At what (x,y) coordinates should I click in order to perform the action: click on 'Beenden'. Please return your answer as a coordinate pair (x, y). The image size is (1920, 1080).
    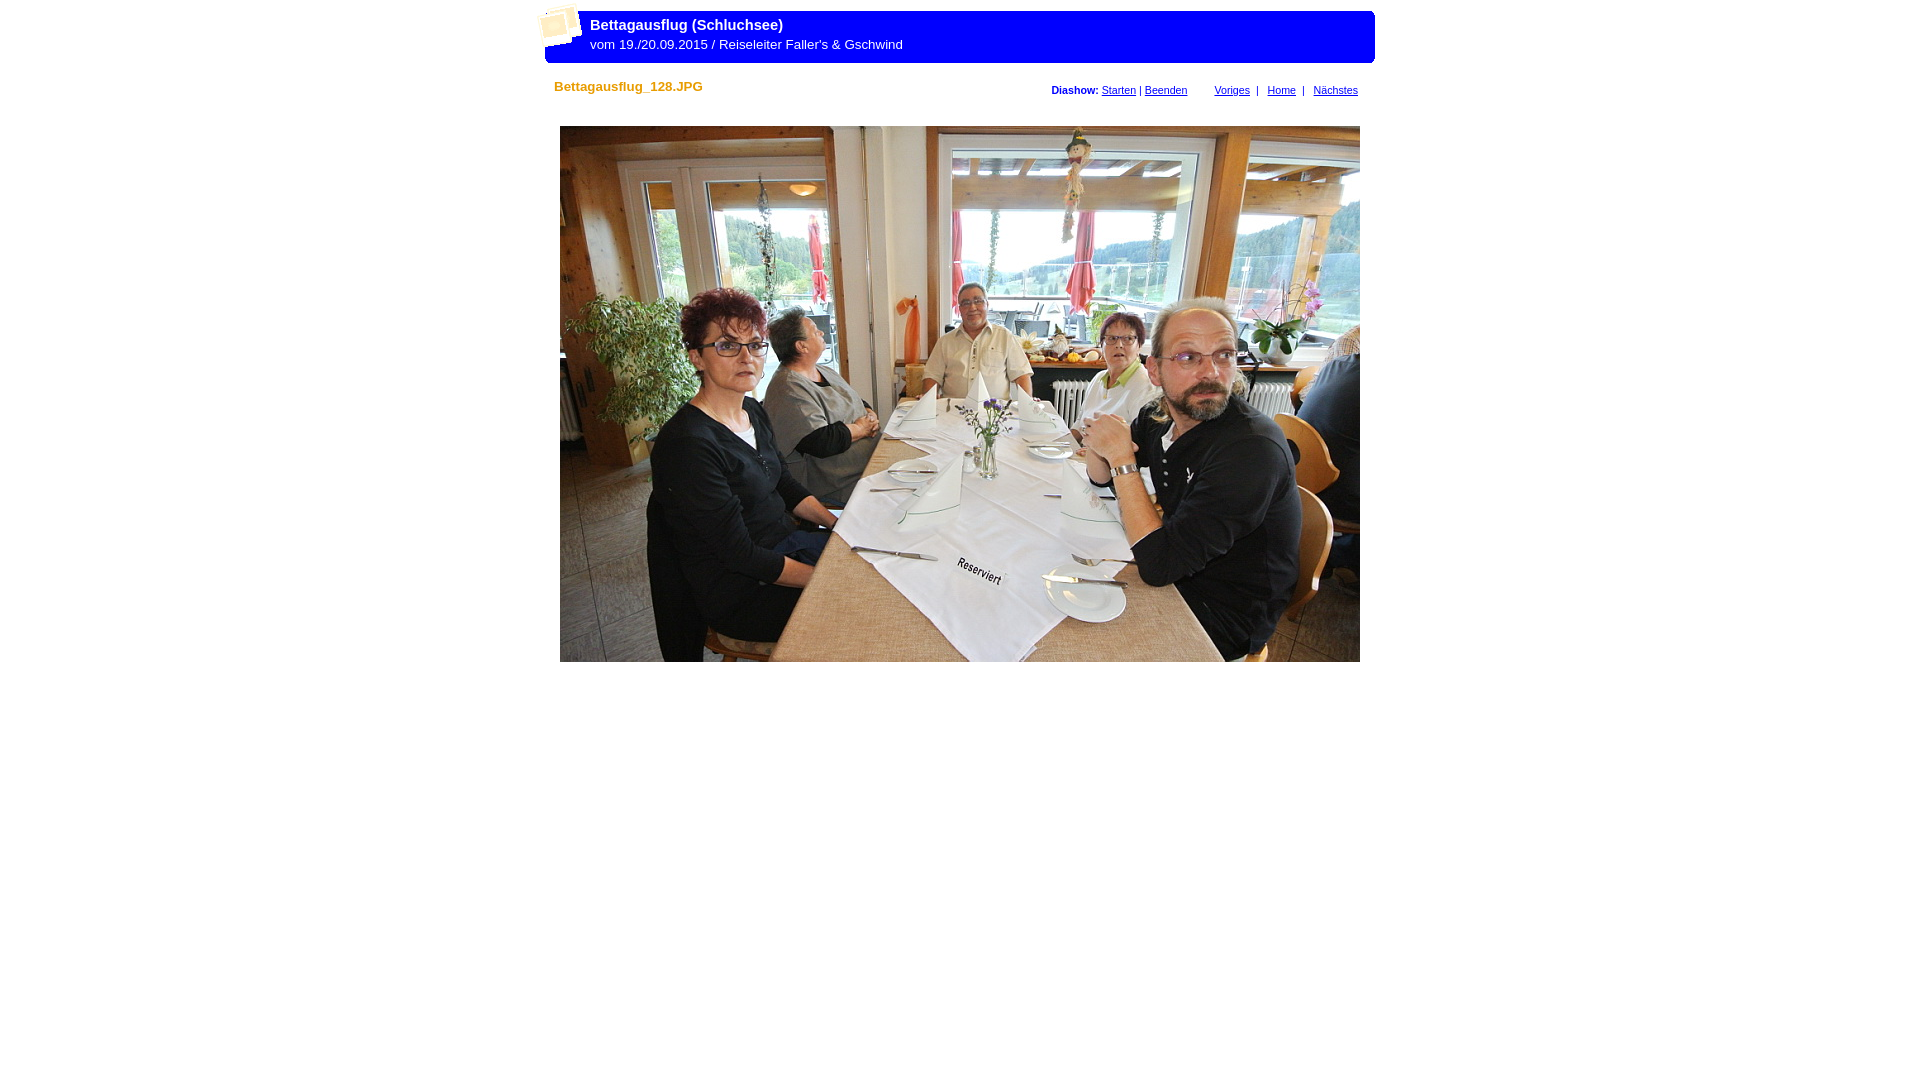
    Looking at the image, I should click on (1166, 88).